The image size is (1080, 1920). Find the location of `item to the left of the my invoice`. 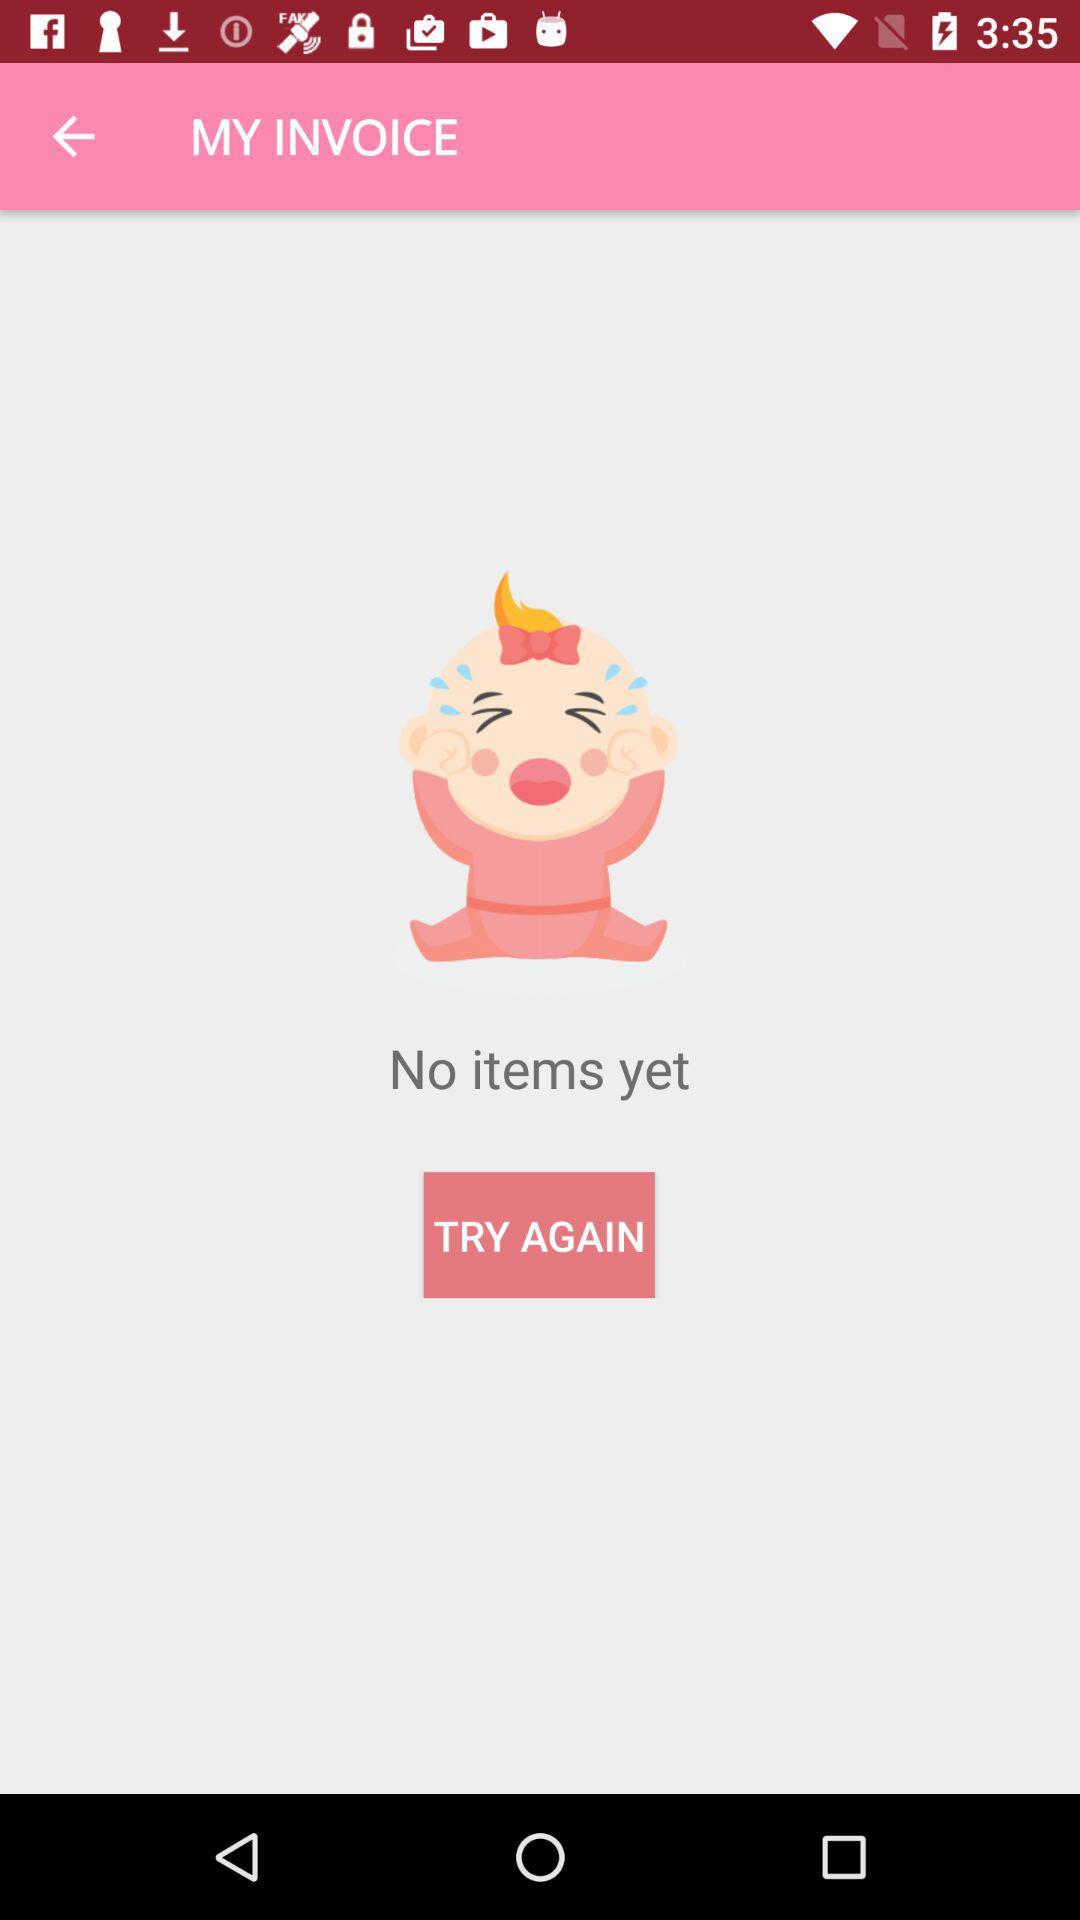

item to the left of the my invoice is located at coordinates (72, 135).